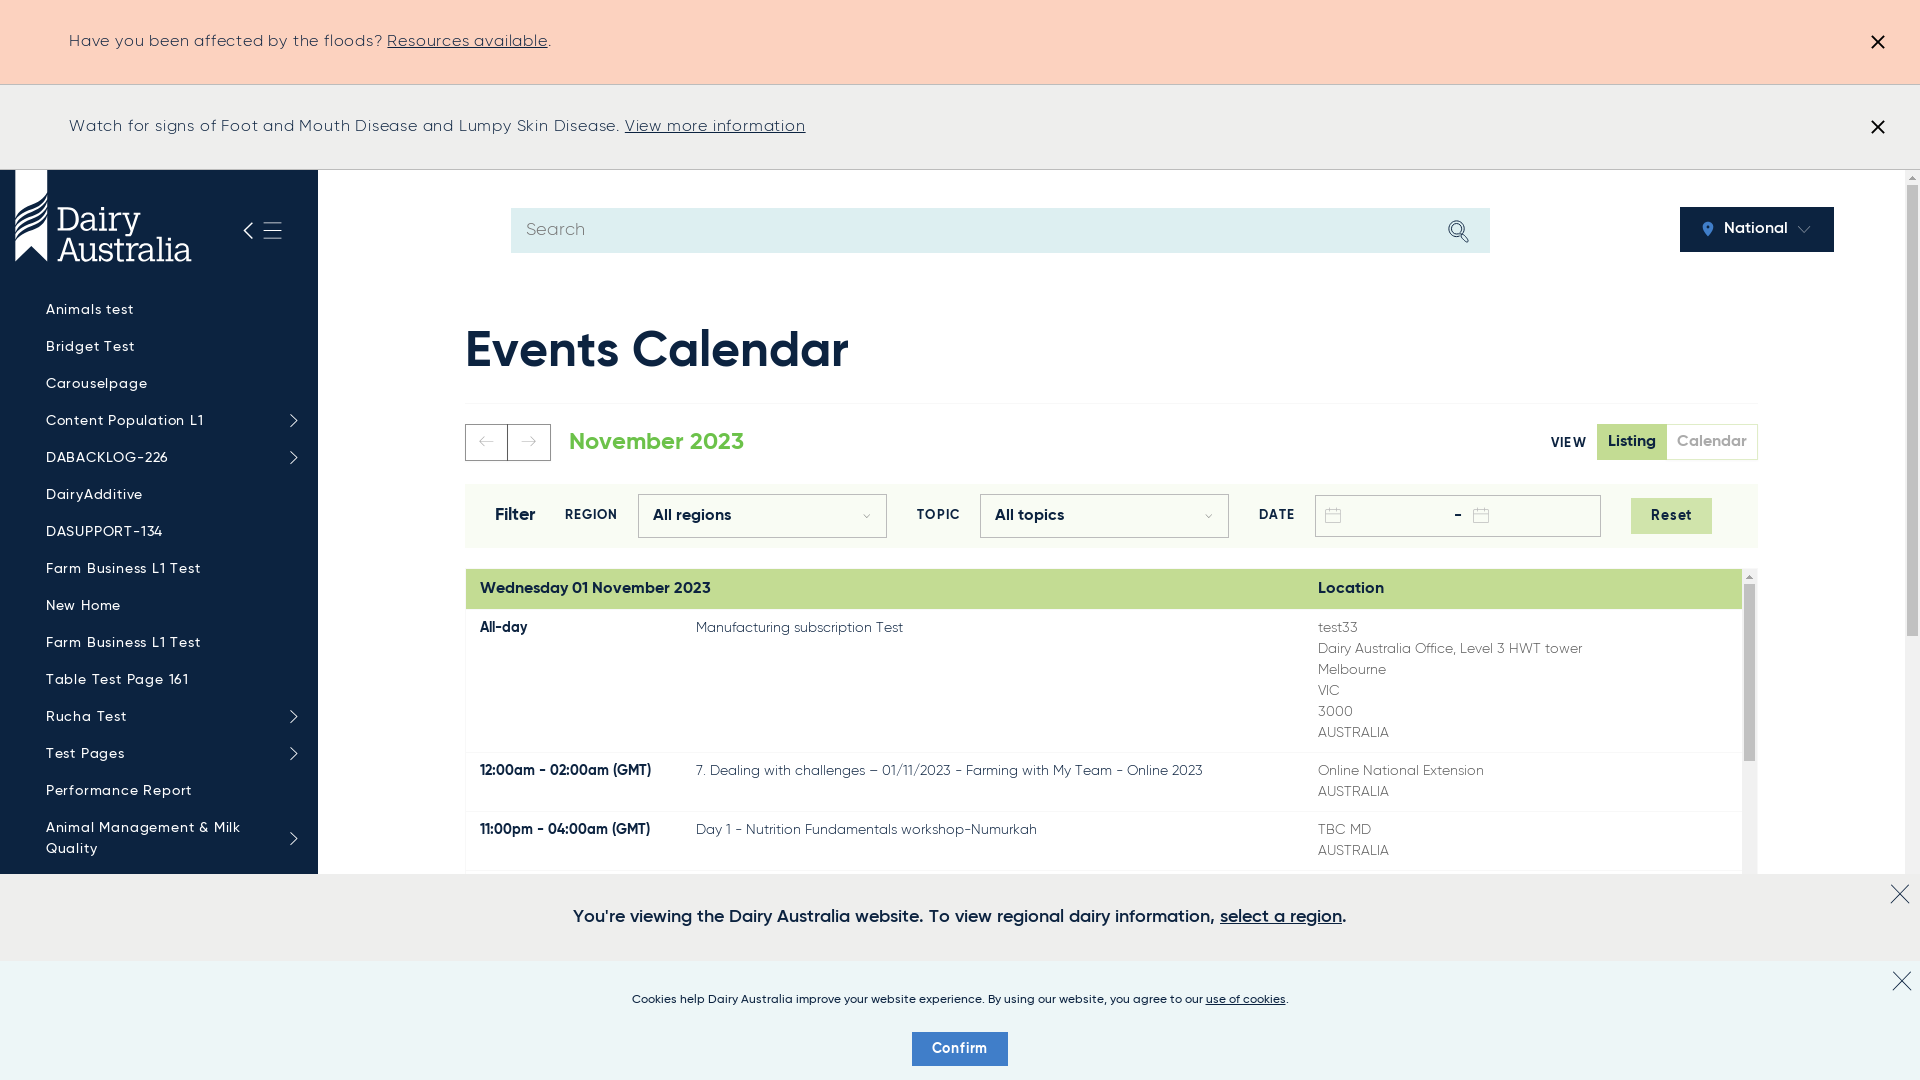 The height and width of the screenshot is (1080, 1920). Describe the element at coordinates (1711, 441) in the screenshot. I see `'Calendar'` at that location.